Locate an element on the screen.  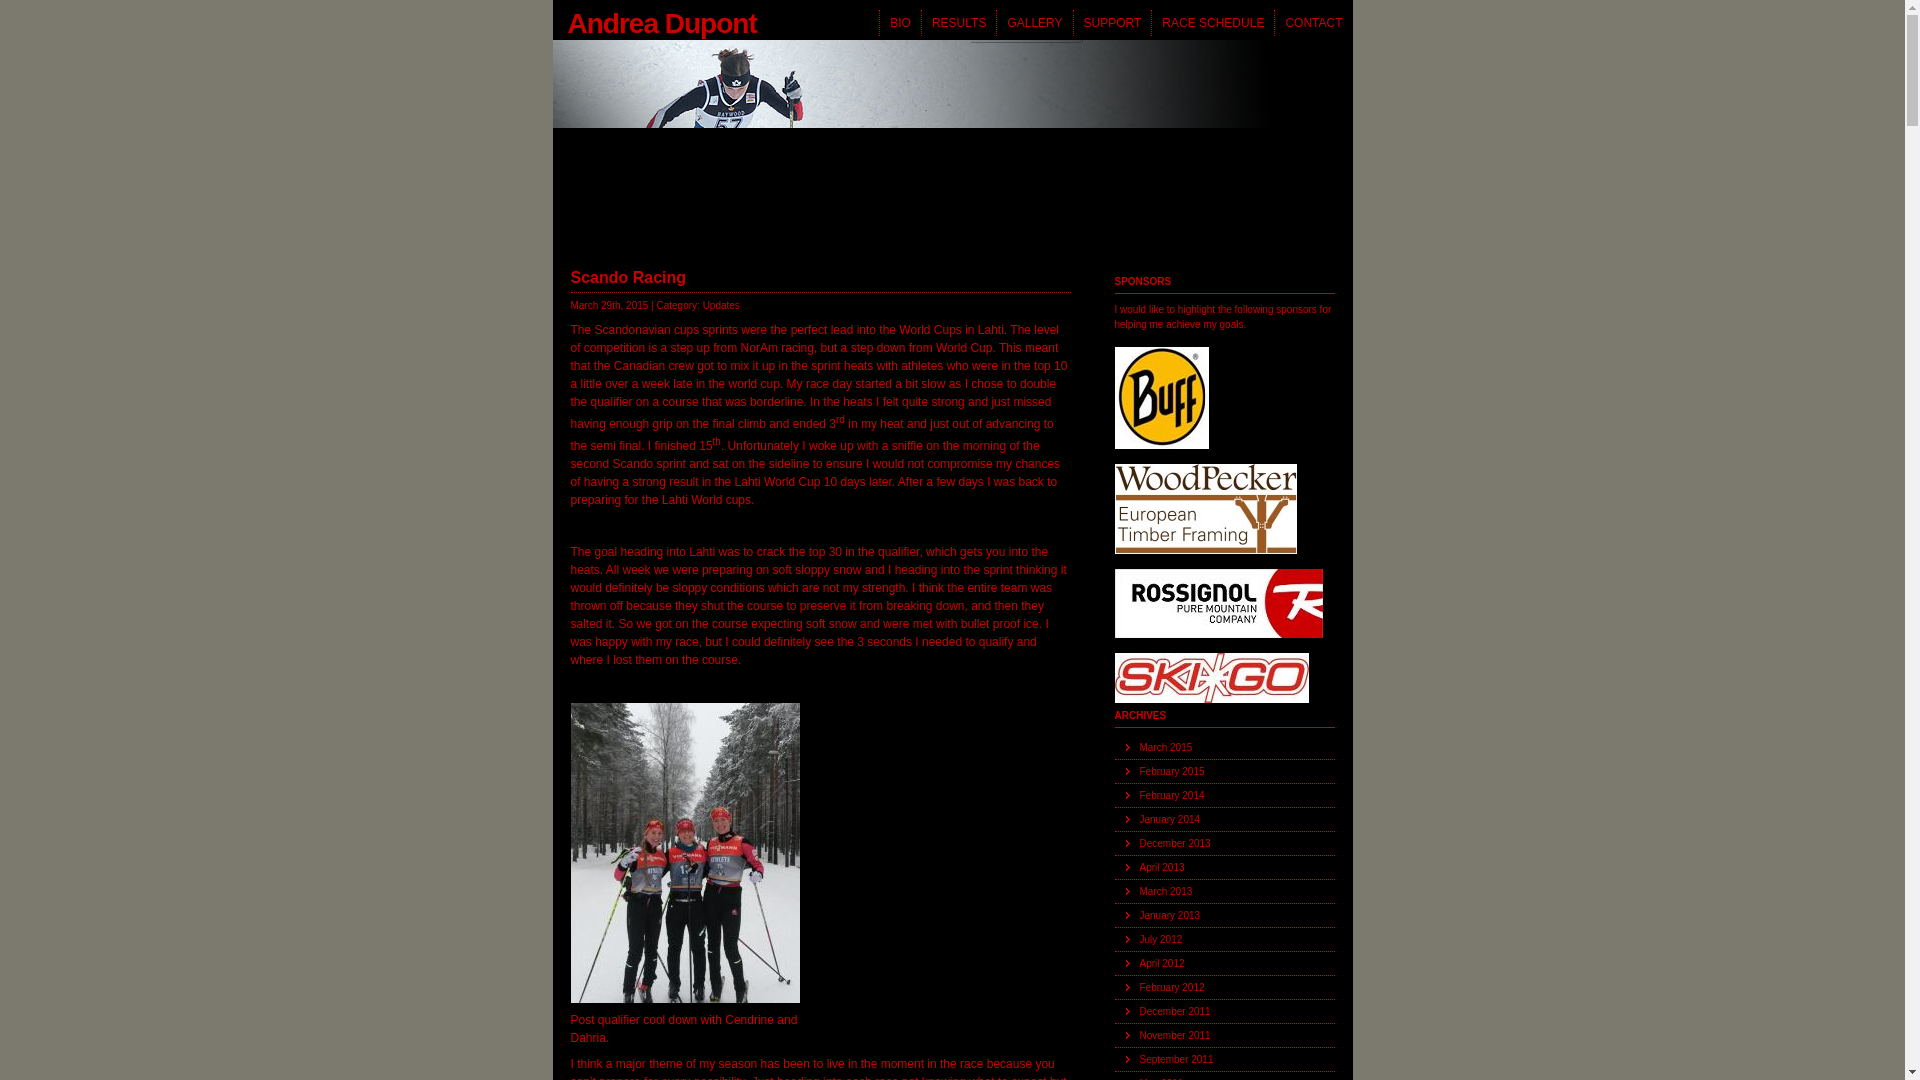
'April 2012' is located at coordinates (1223, 963).